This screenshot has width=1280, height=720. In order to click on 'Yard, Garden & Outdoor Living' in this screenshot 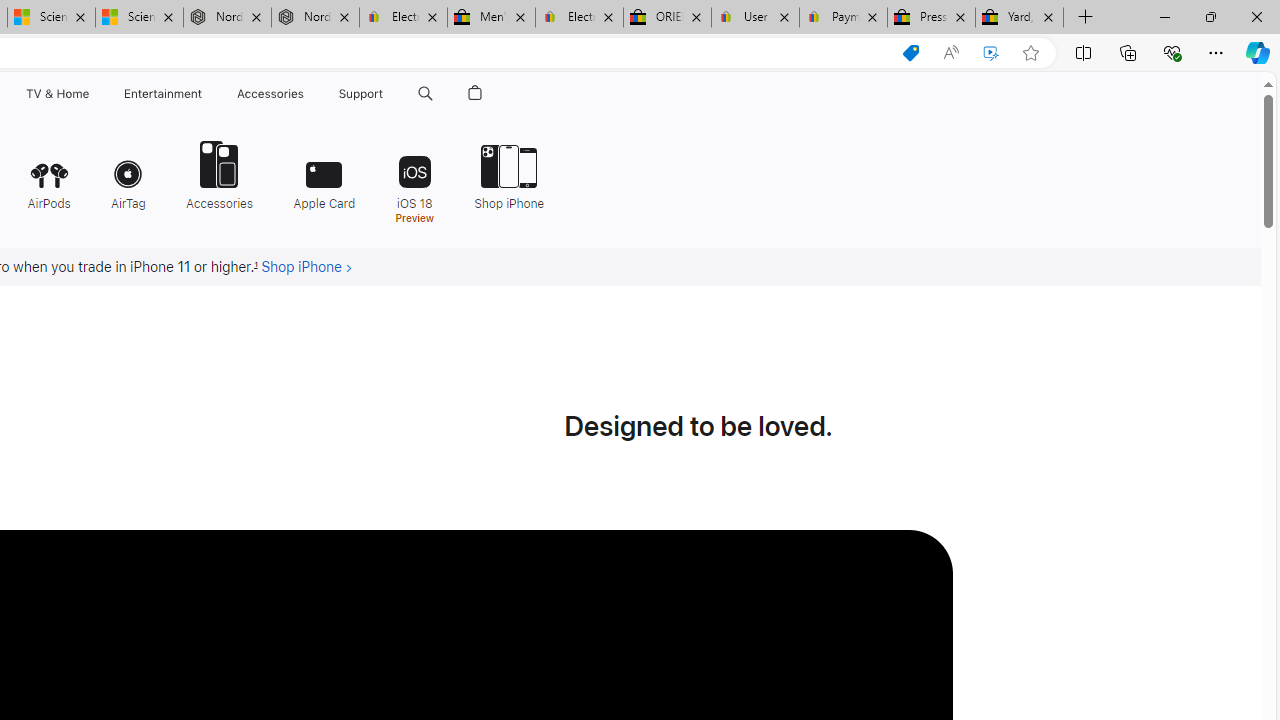, I will do `click(1019, 17)`.